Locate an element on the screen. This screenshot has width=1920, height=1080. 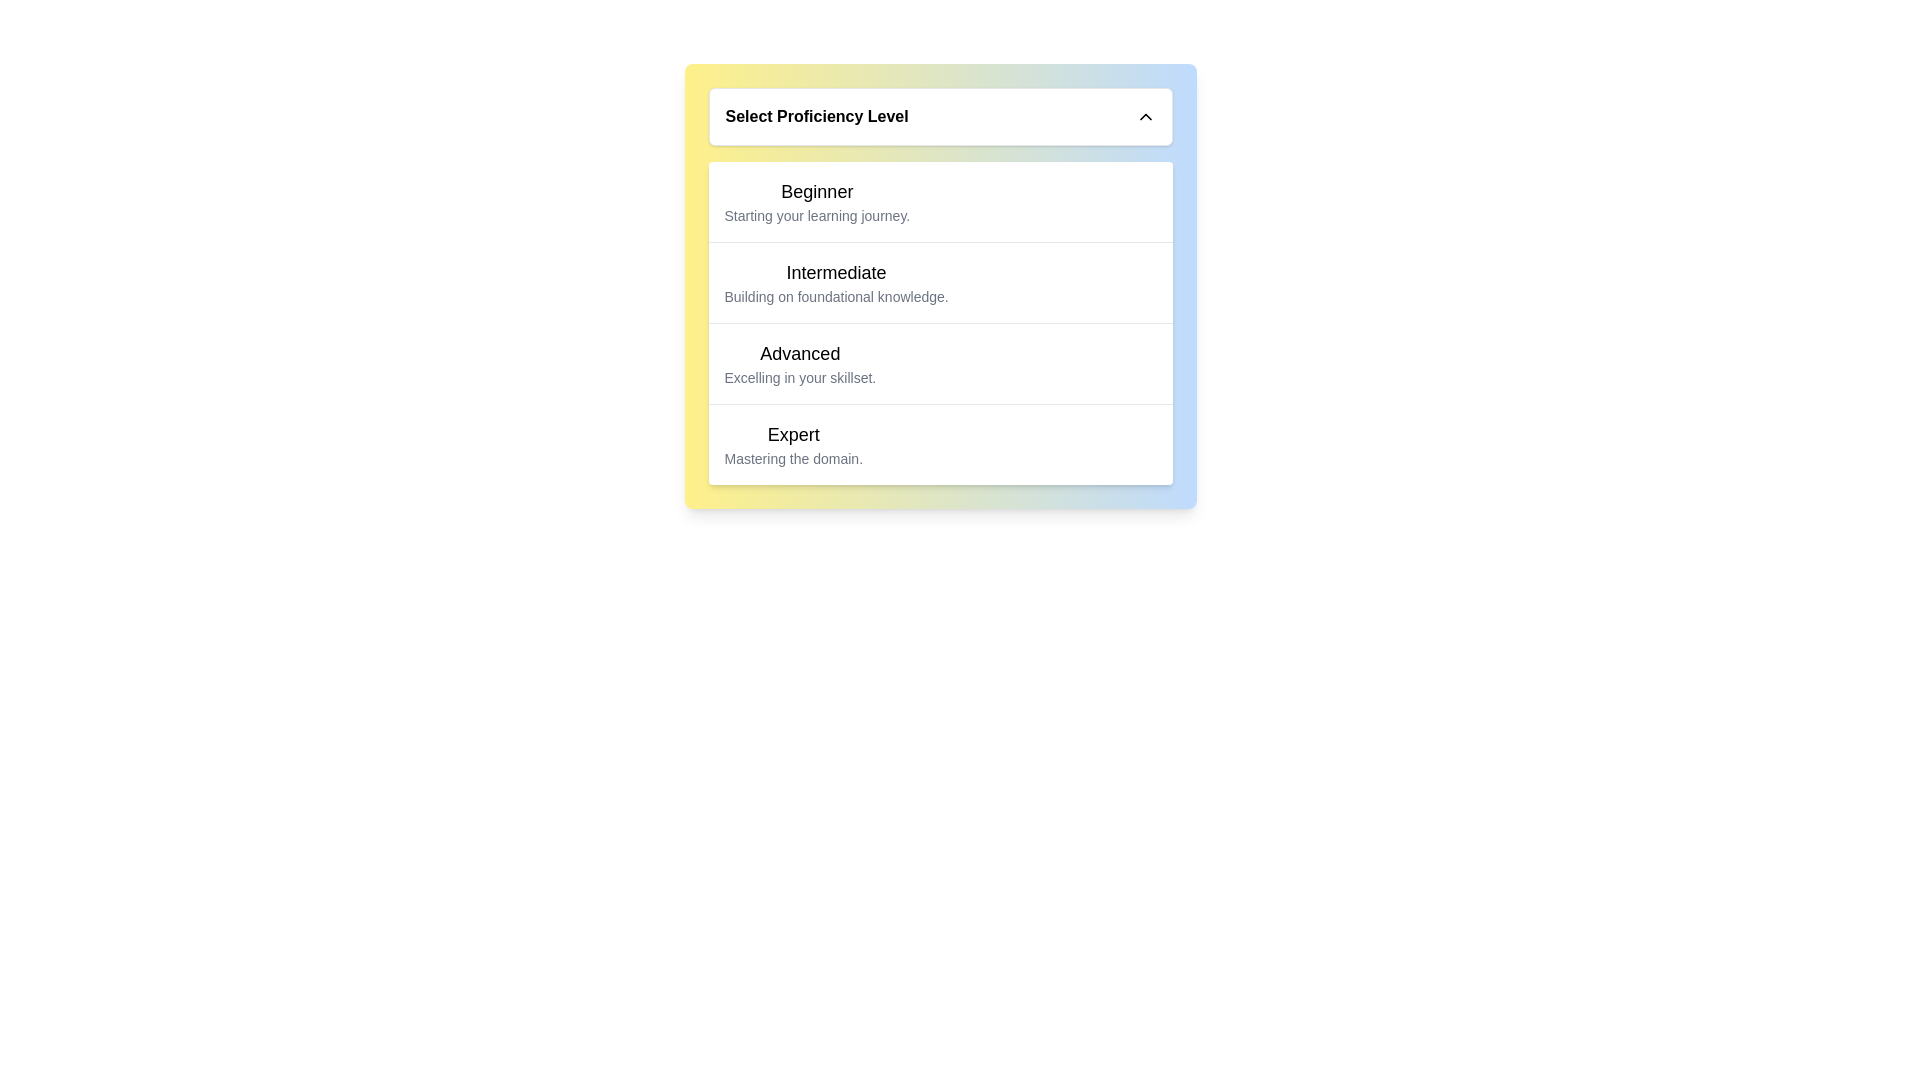
the static text label that reads 'Building on foundational knowledge.' located beneath the 'Intermediate' heading in the 'Select Proficiency Level' section is located at coordinates (836, 297).